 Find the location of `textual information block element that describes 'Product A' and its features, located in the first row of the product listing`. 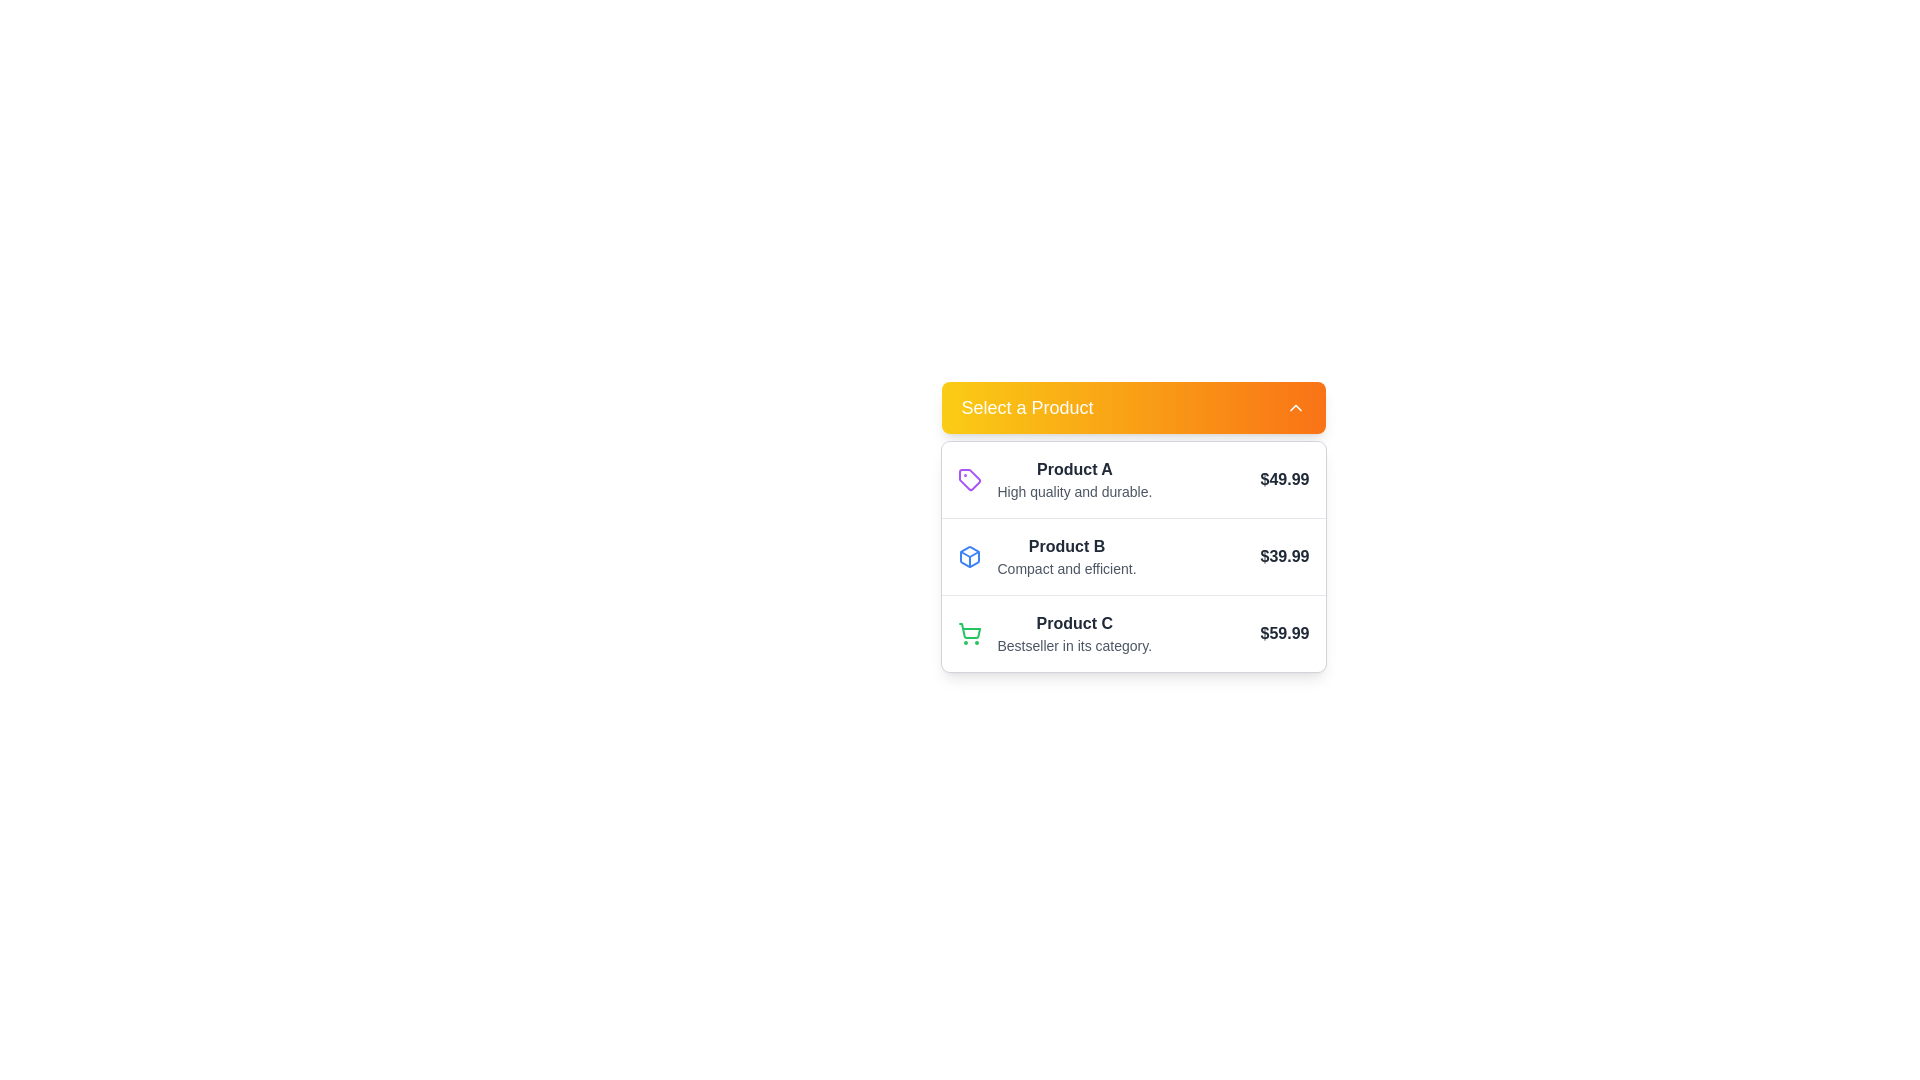

textual information block element that describes 'Product A' and its features, located in the first row of the product listing is located at coordinates (1074, 479).